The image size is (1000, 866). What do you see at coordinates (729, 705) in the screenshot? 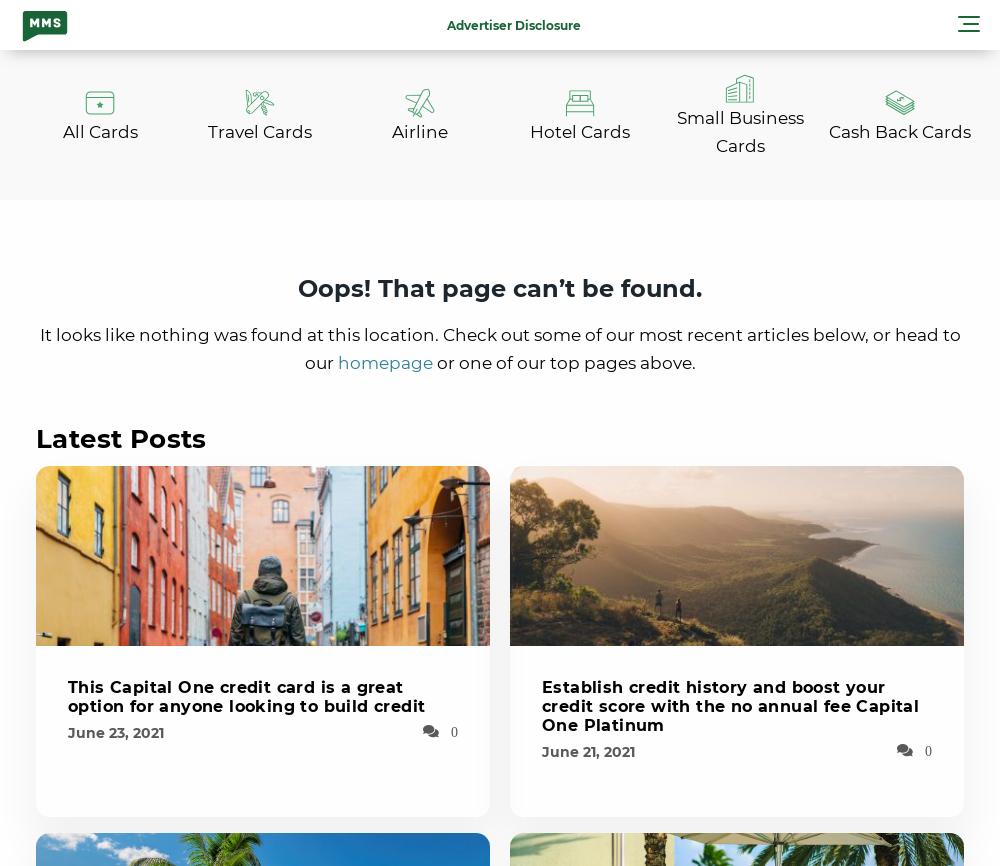
I see `'Establish credit history and boost your credit score with the no annual fee Capital One Platinum'` at bounding box center [729, 705].